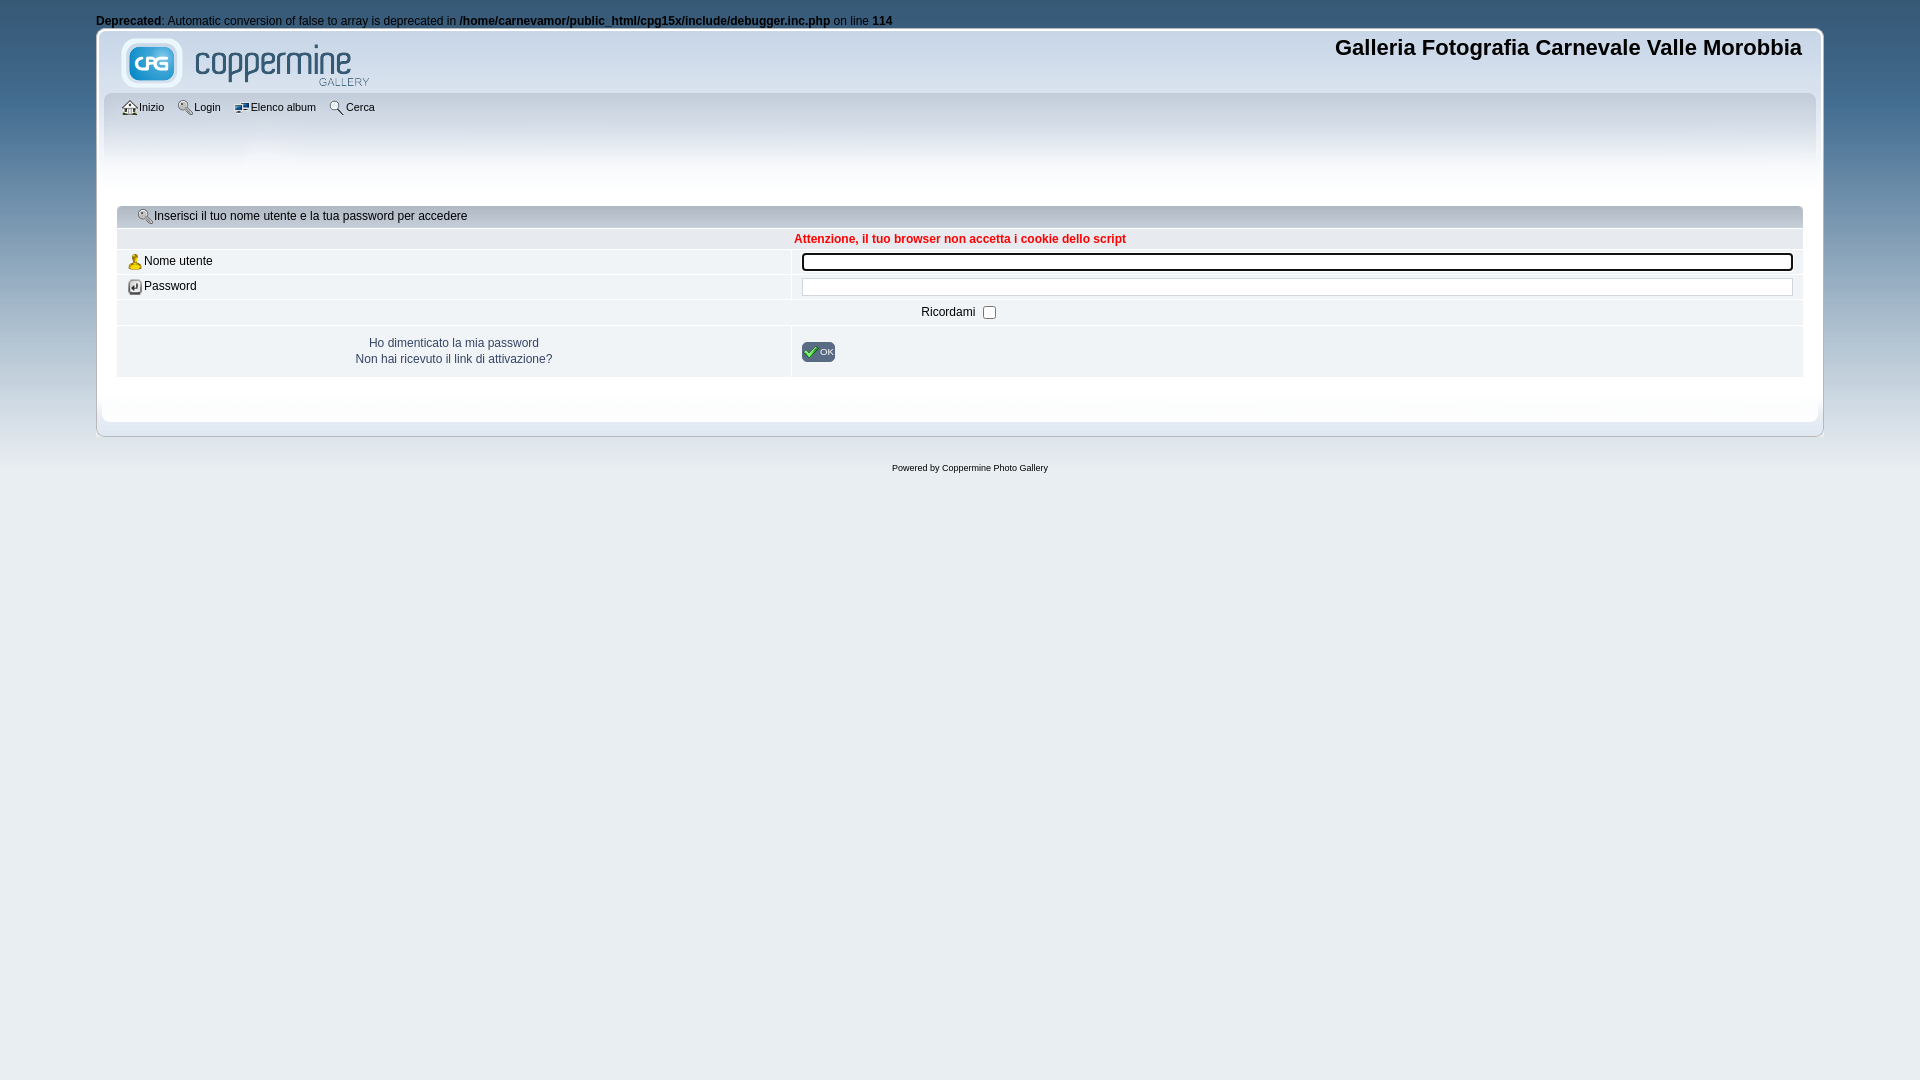 The image size is (1920, 1080). What do you see at coordinates (201, 108) in the screenshot?
I see `'Login'` at bounding box center [201, 108].